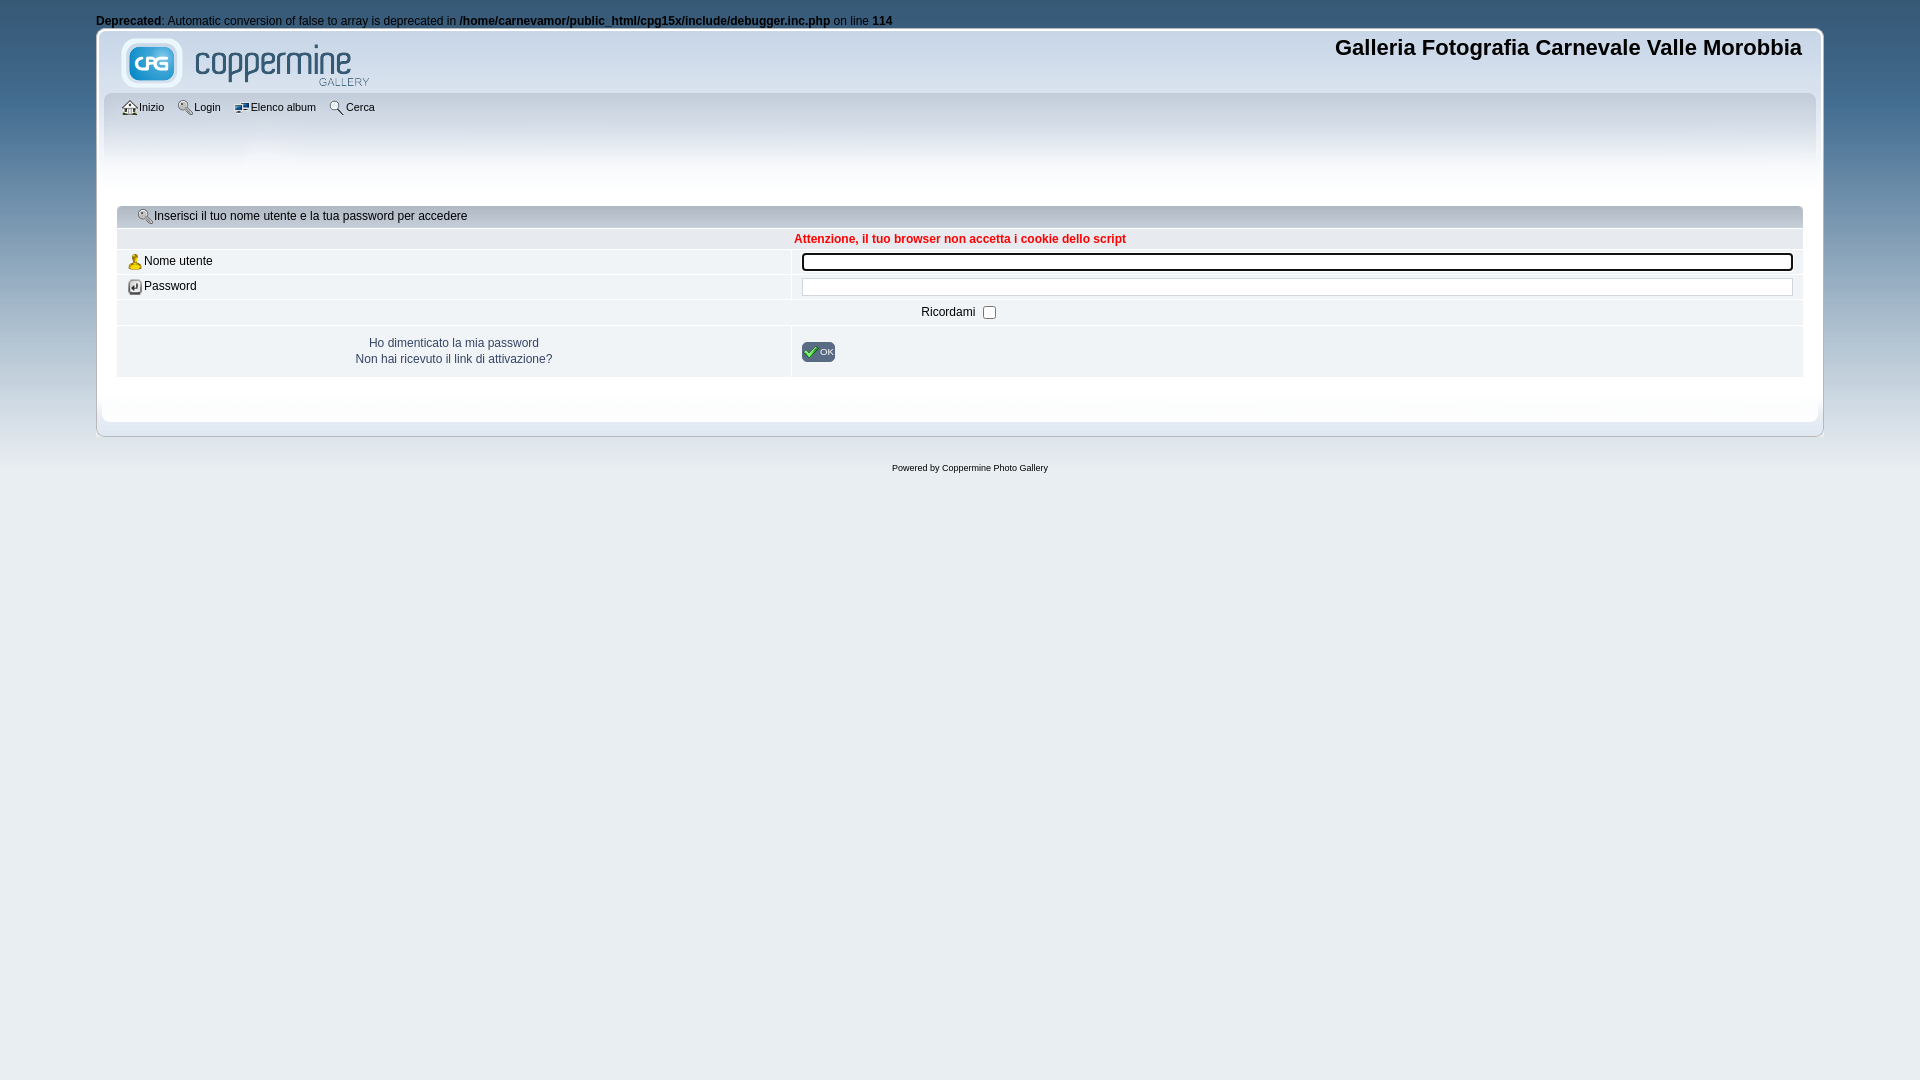 The image size is (1920, 1080). What do you see at coordinates (201, 108) in the screenshot?
I see `'Login'` at bounding box center [201, 108].